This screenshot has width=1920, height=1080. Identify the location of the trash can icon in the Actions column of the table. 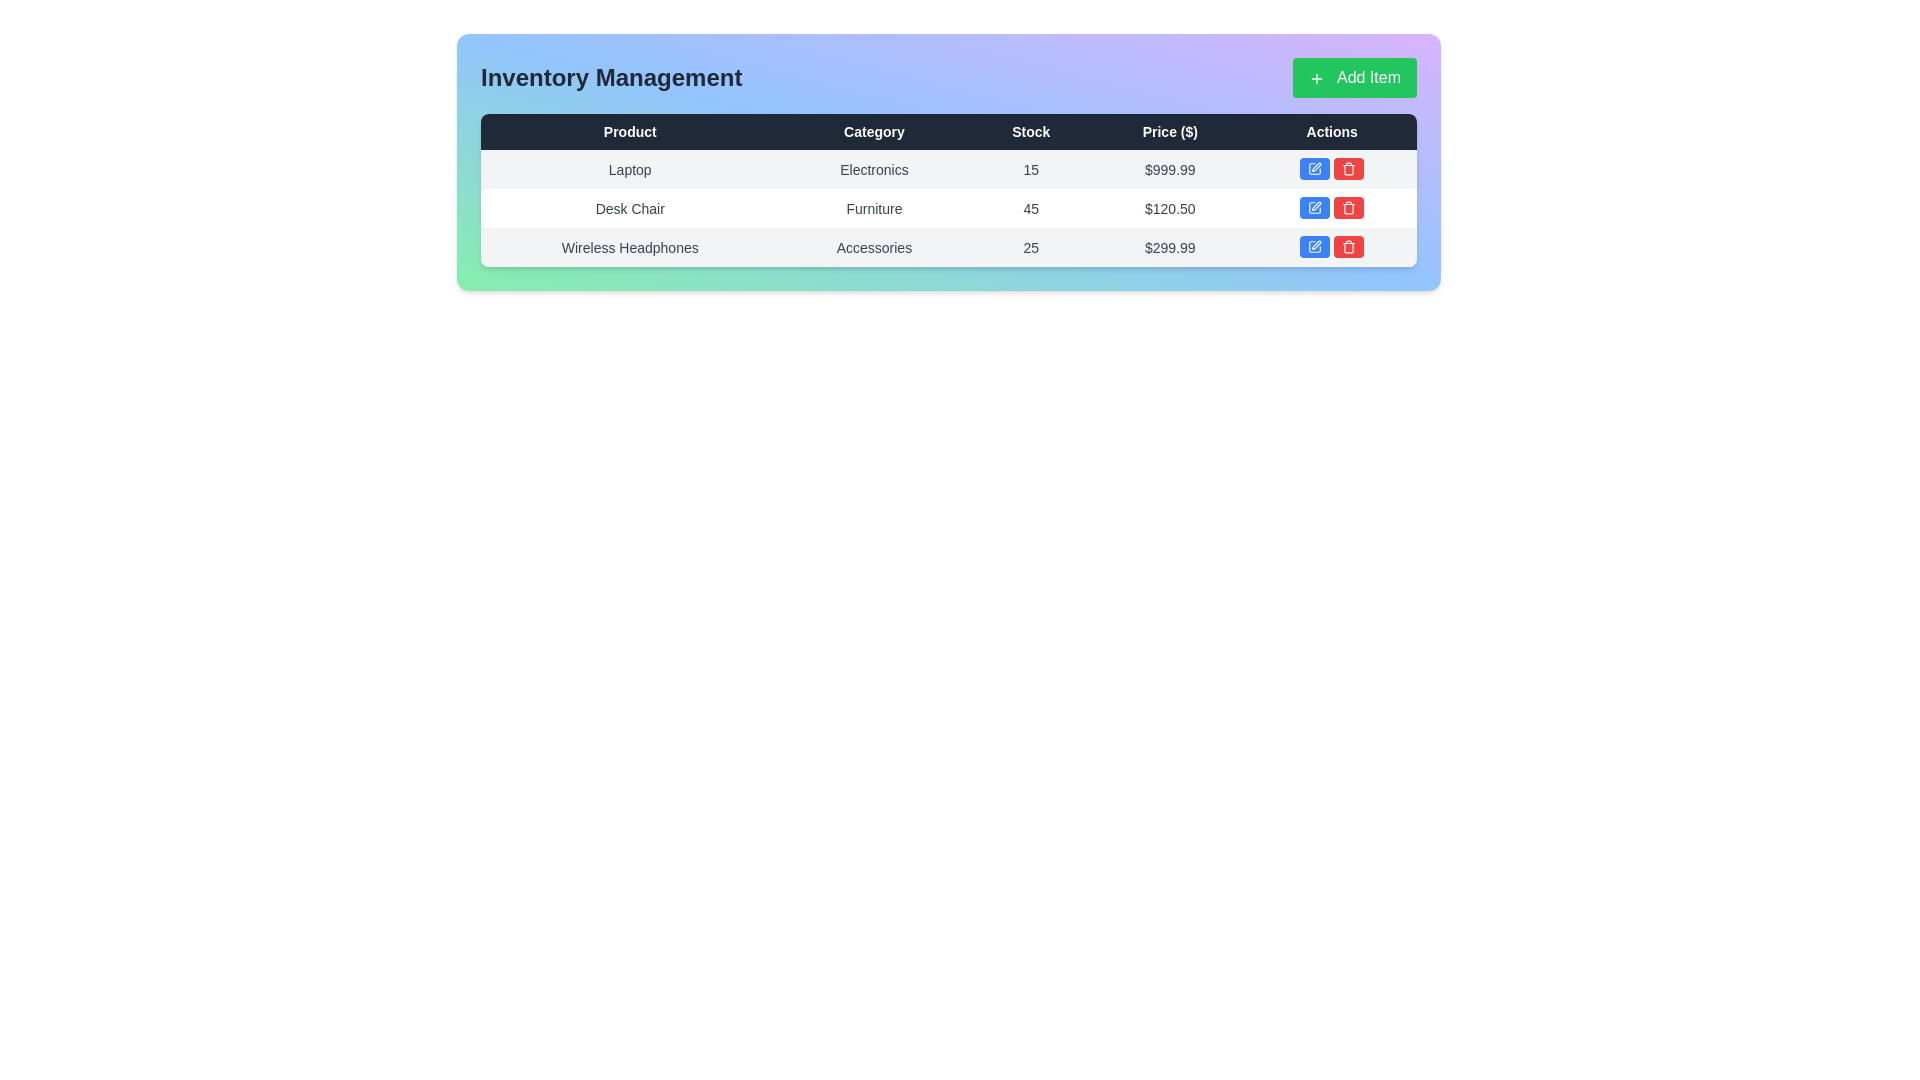
(1349, 247).